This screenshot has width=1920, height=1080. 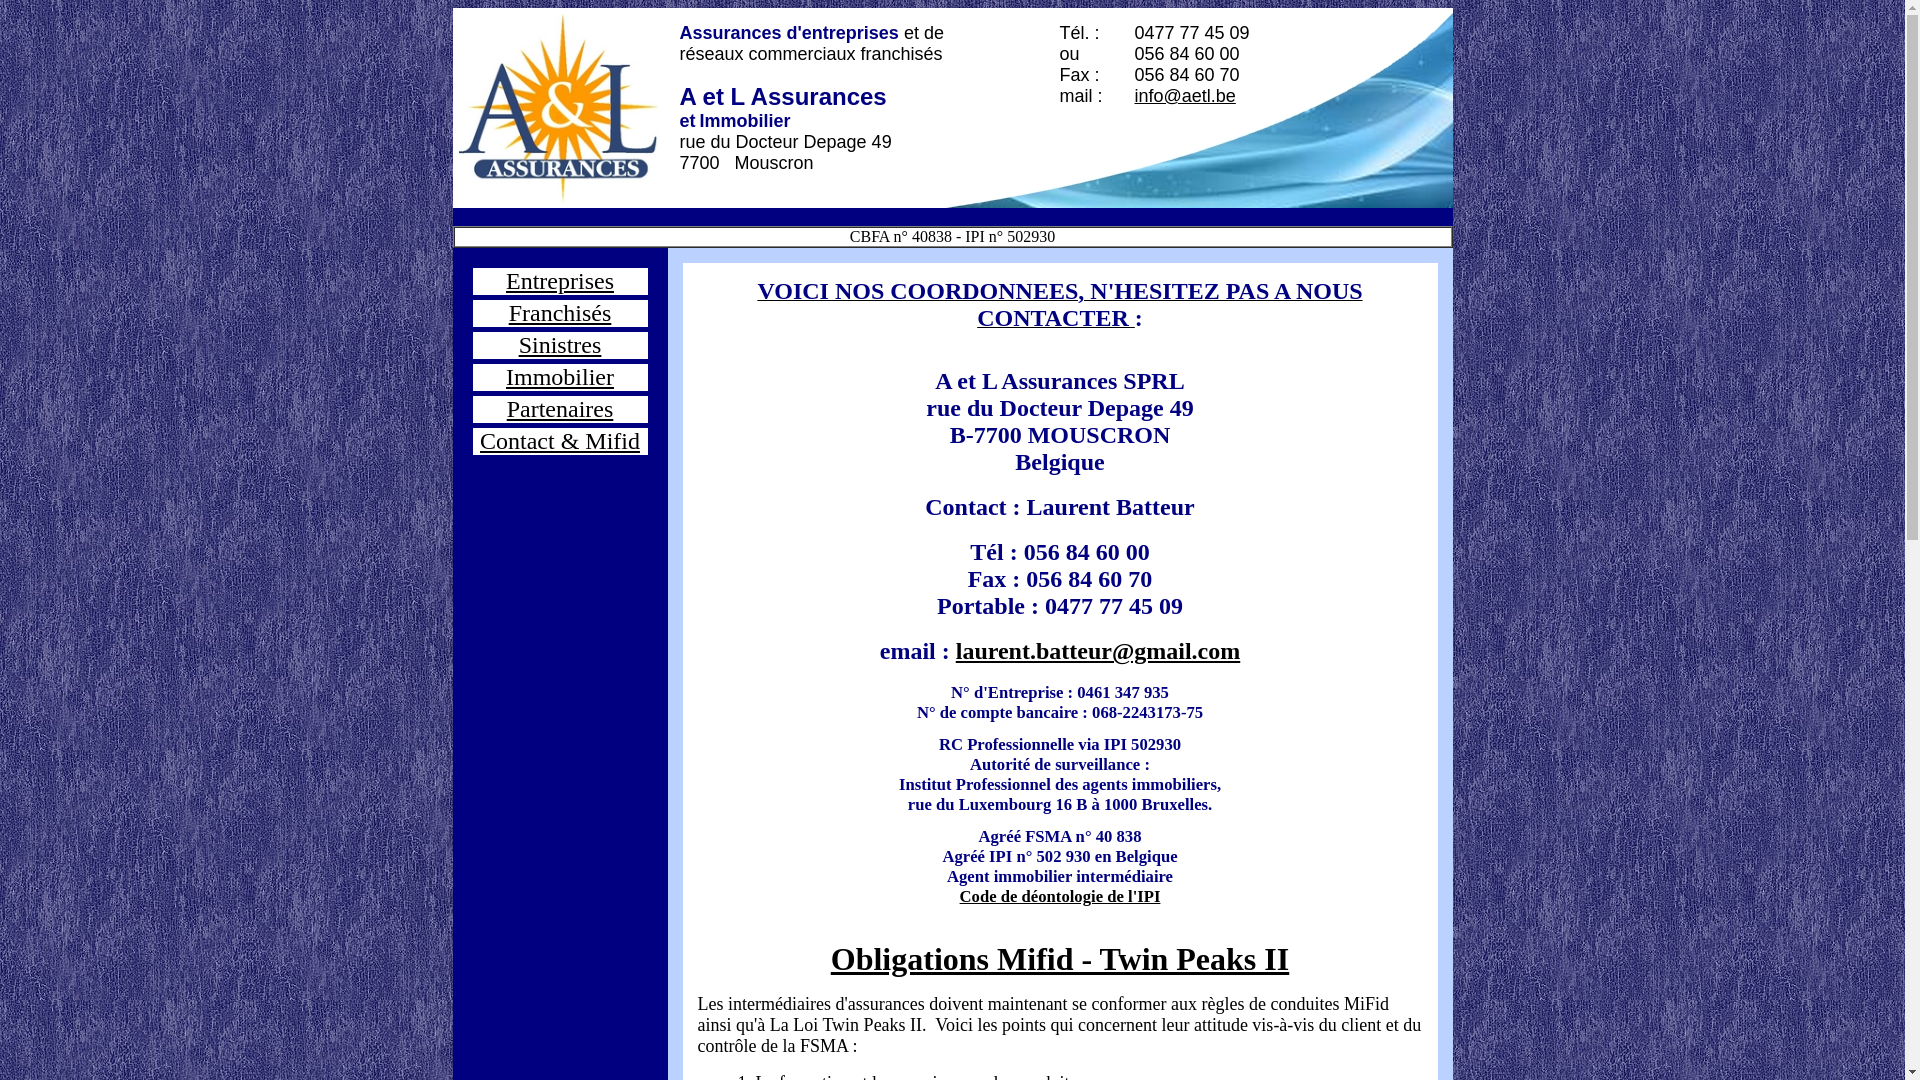 I want to click on 'Immobilier', so click(x=560, y=377).